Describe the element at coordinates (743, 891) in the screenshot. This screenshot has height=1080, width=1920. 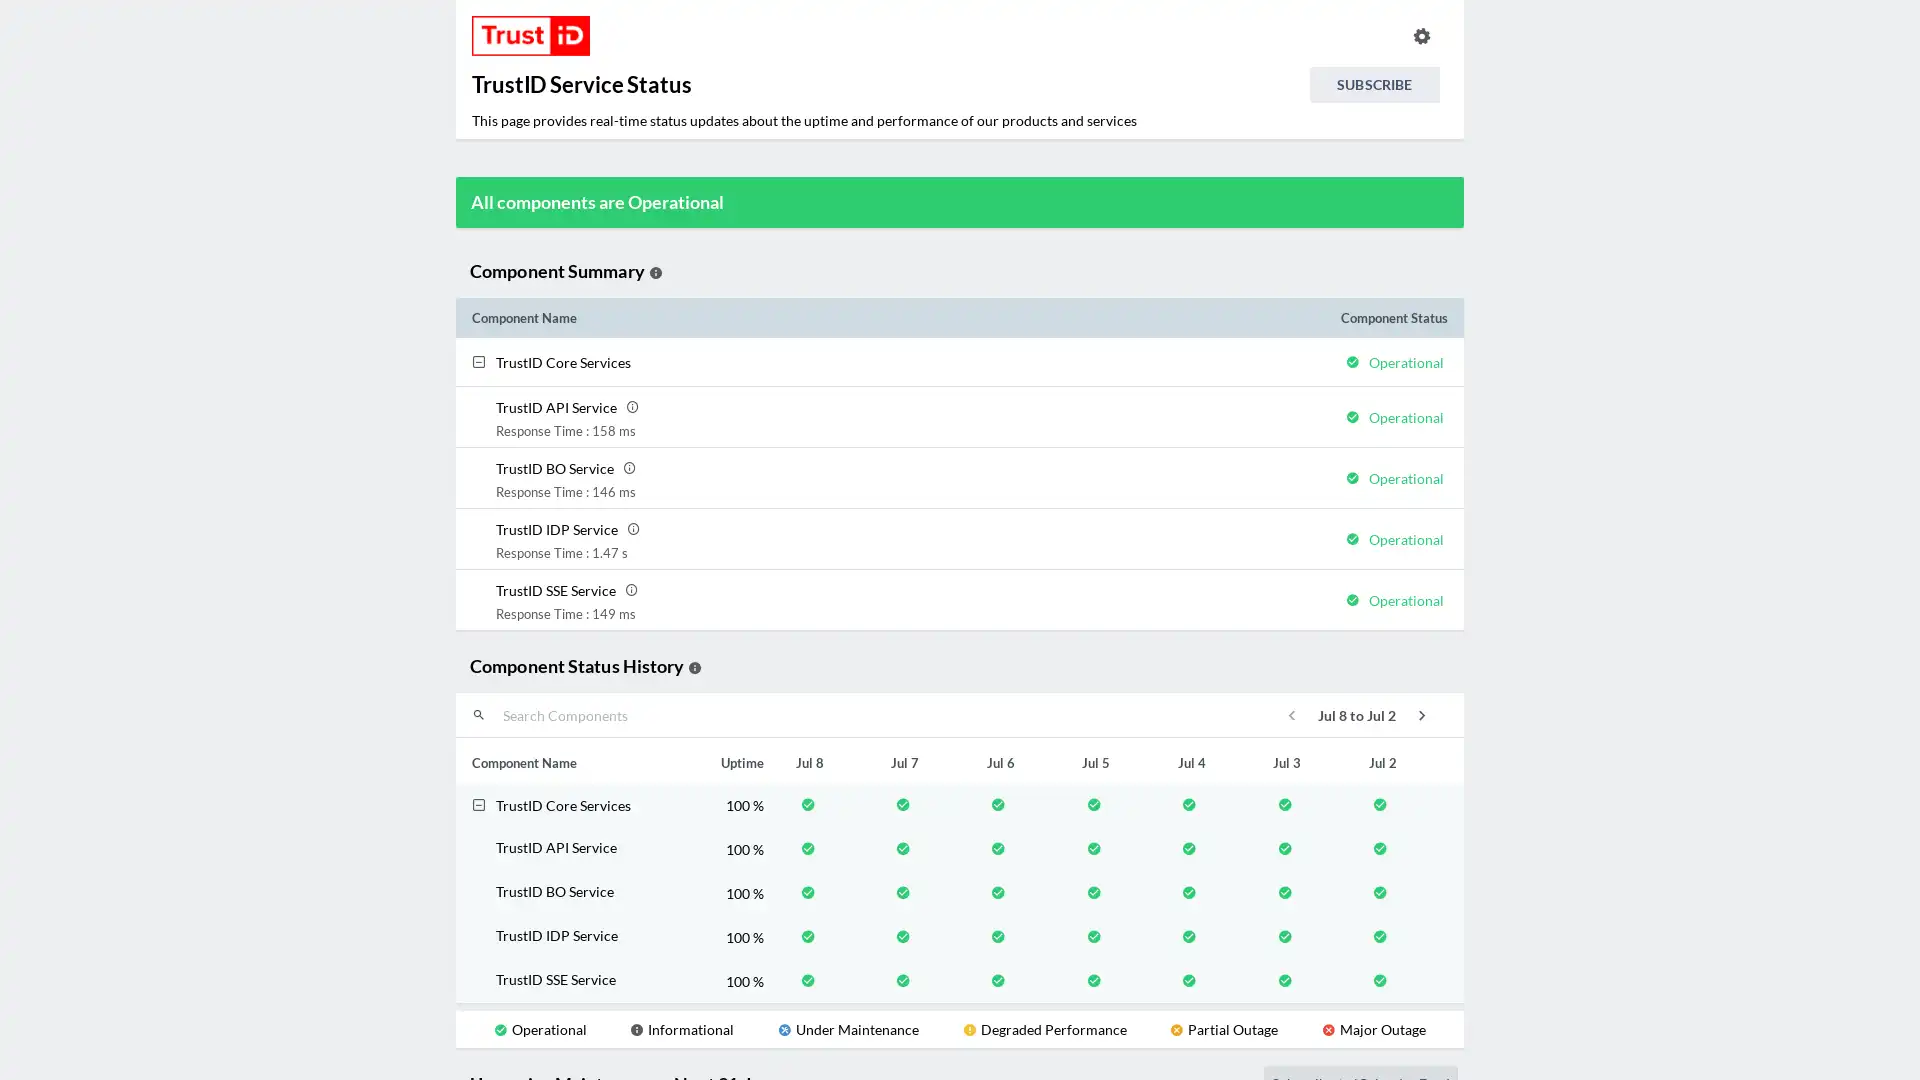
I see `100 %` at that location.